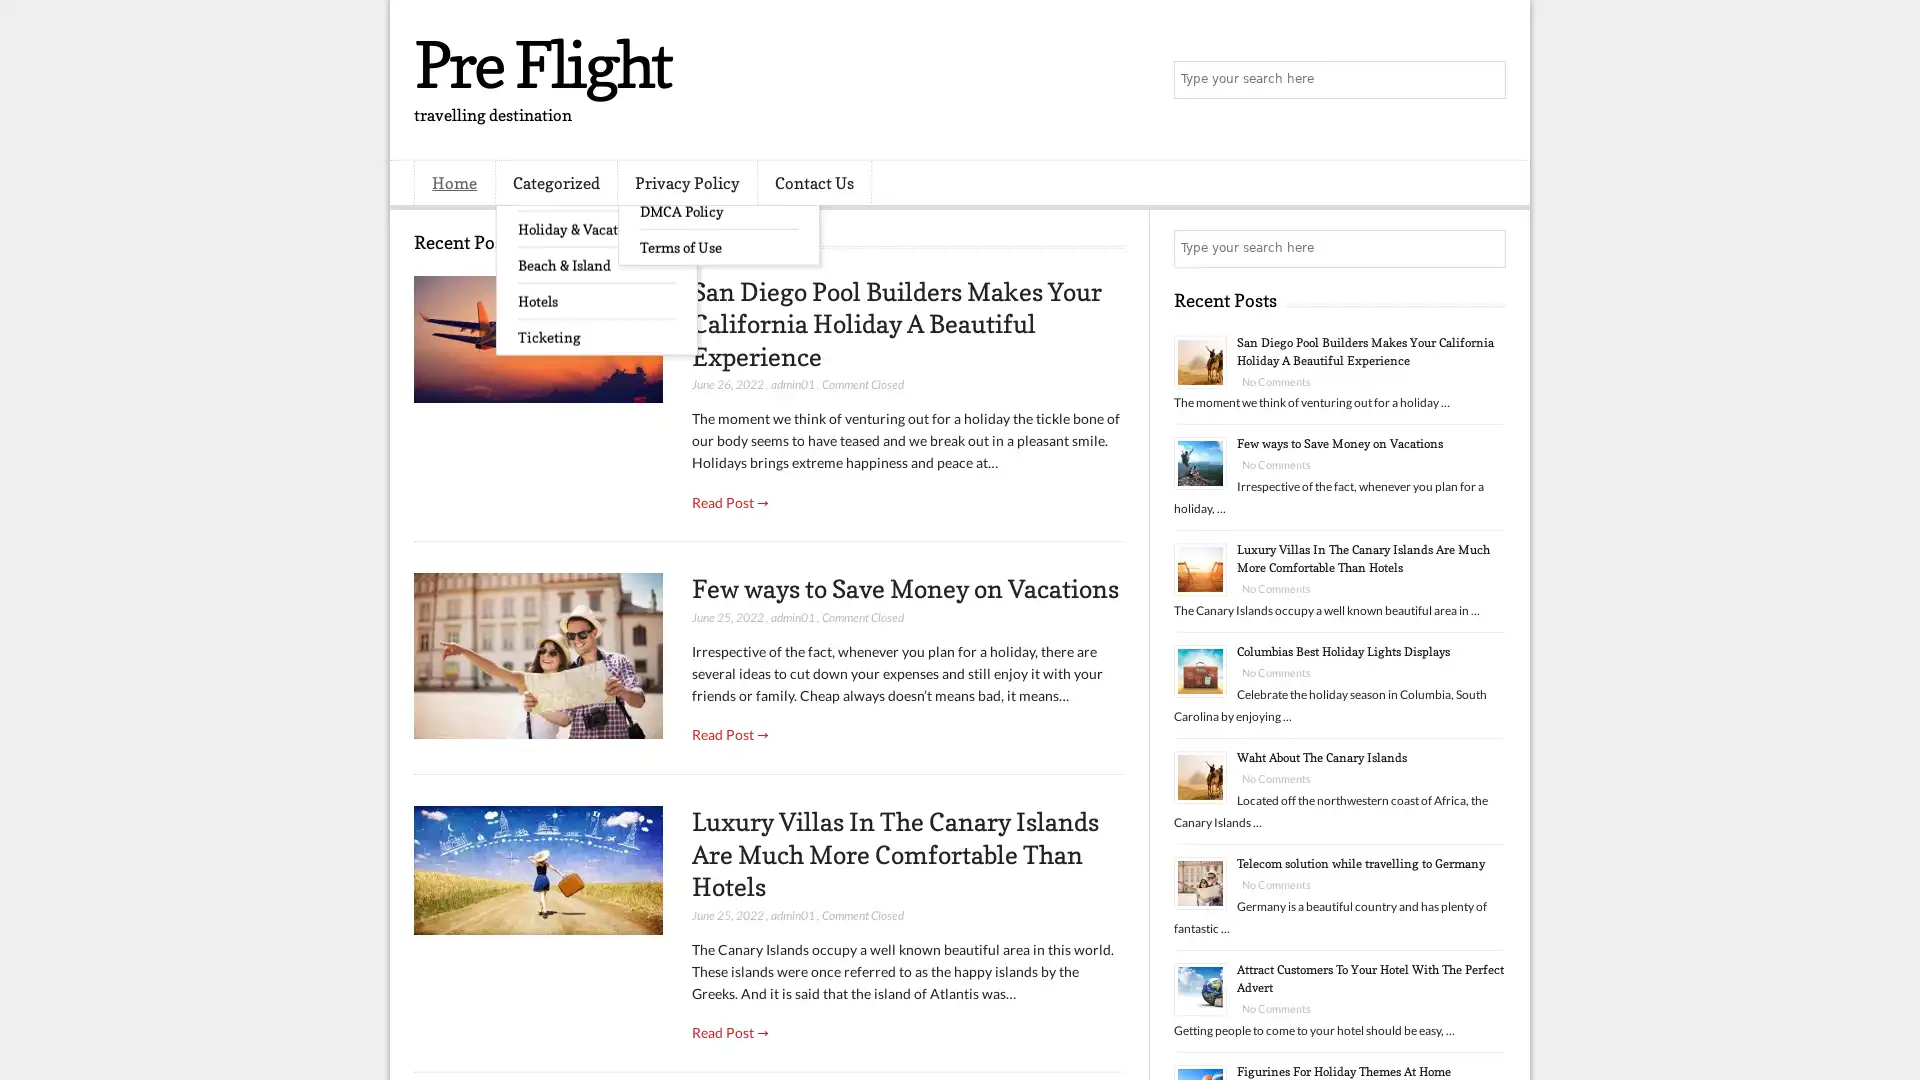 The width and height of the screenshot is (1920, 1080). What do you see at coordinates (1485, 80) in the screenshot?
I see `Search` at bounding box center [1485, 80].